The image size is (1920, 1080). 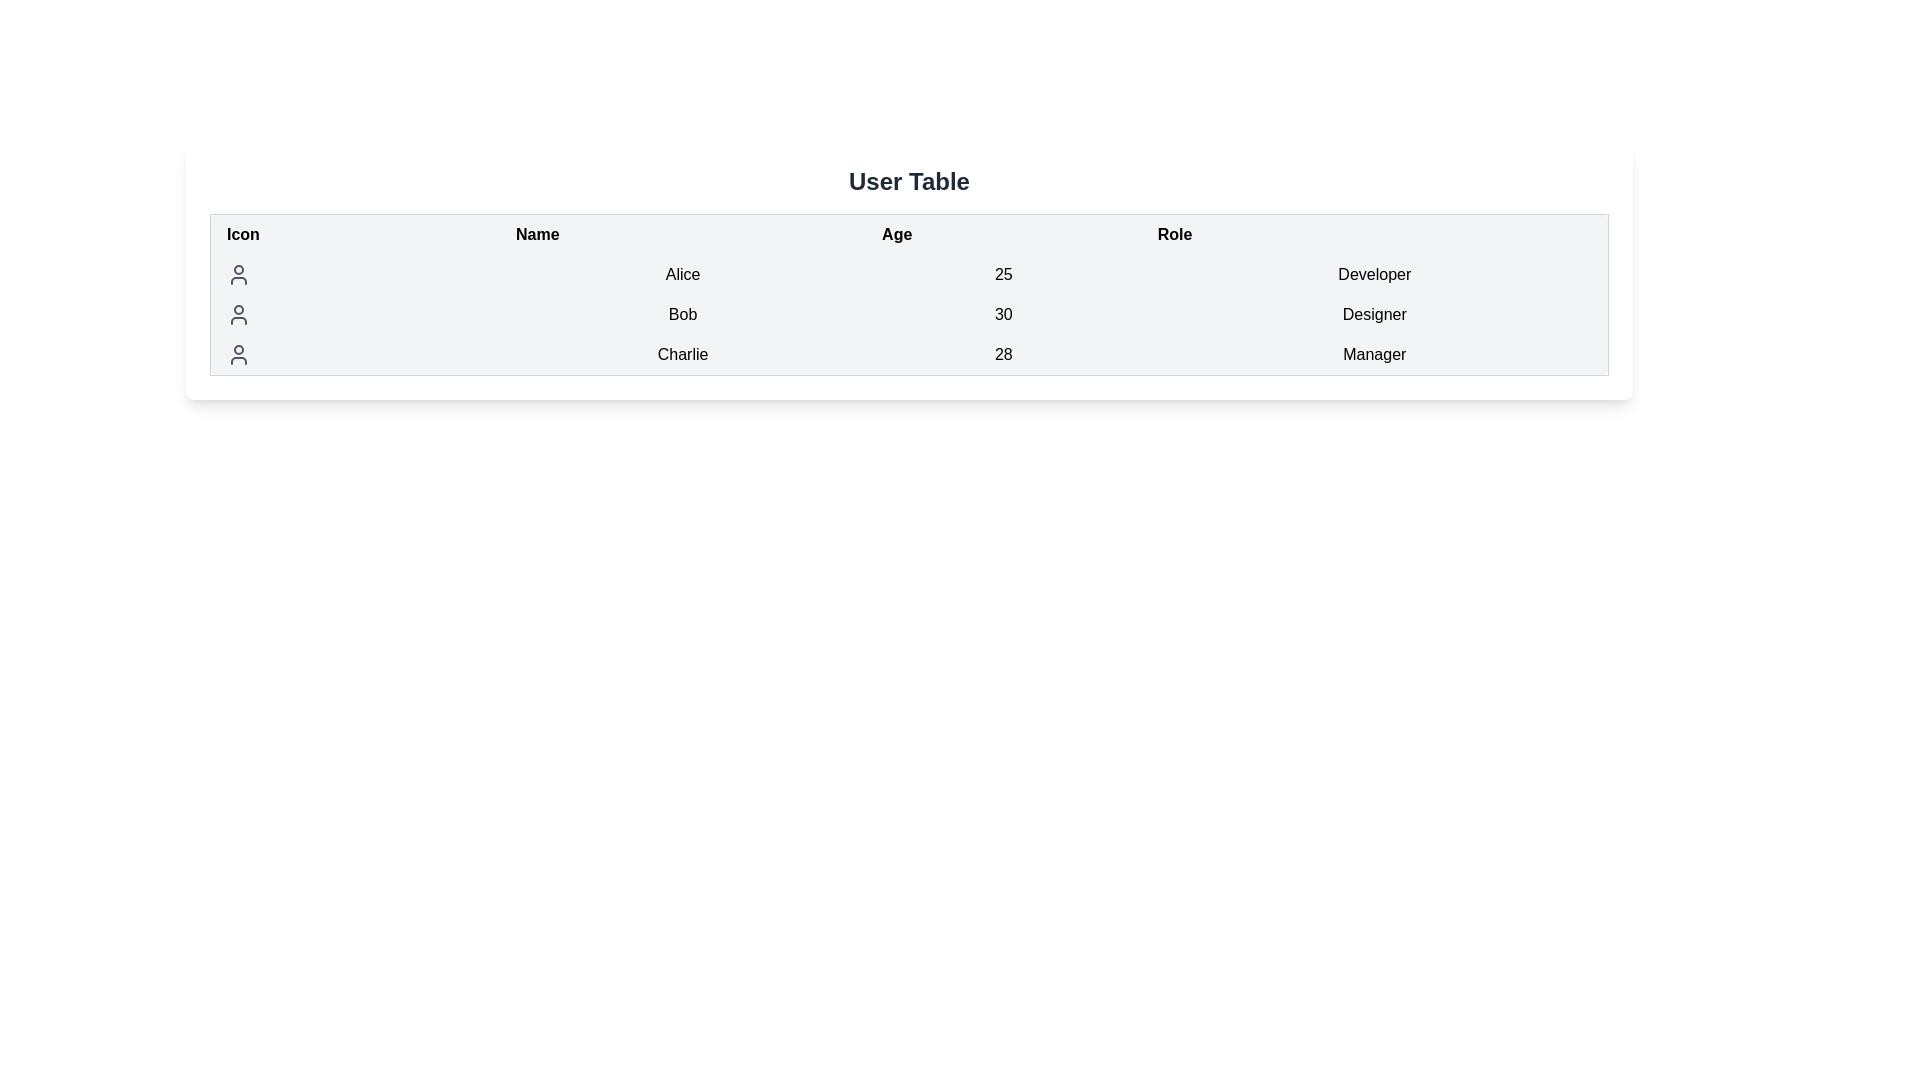 I want to click on the text label displaying the name 'Bob' in bold black font located in the second row of the table under the 'Name' column, so click(x=683, y=315).